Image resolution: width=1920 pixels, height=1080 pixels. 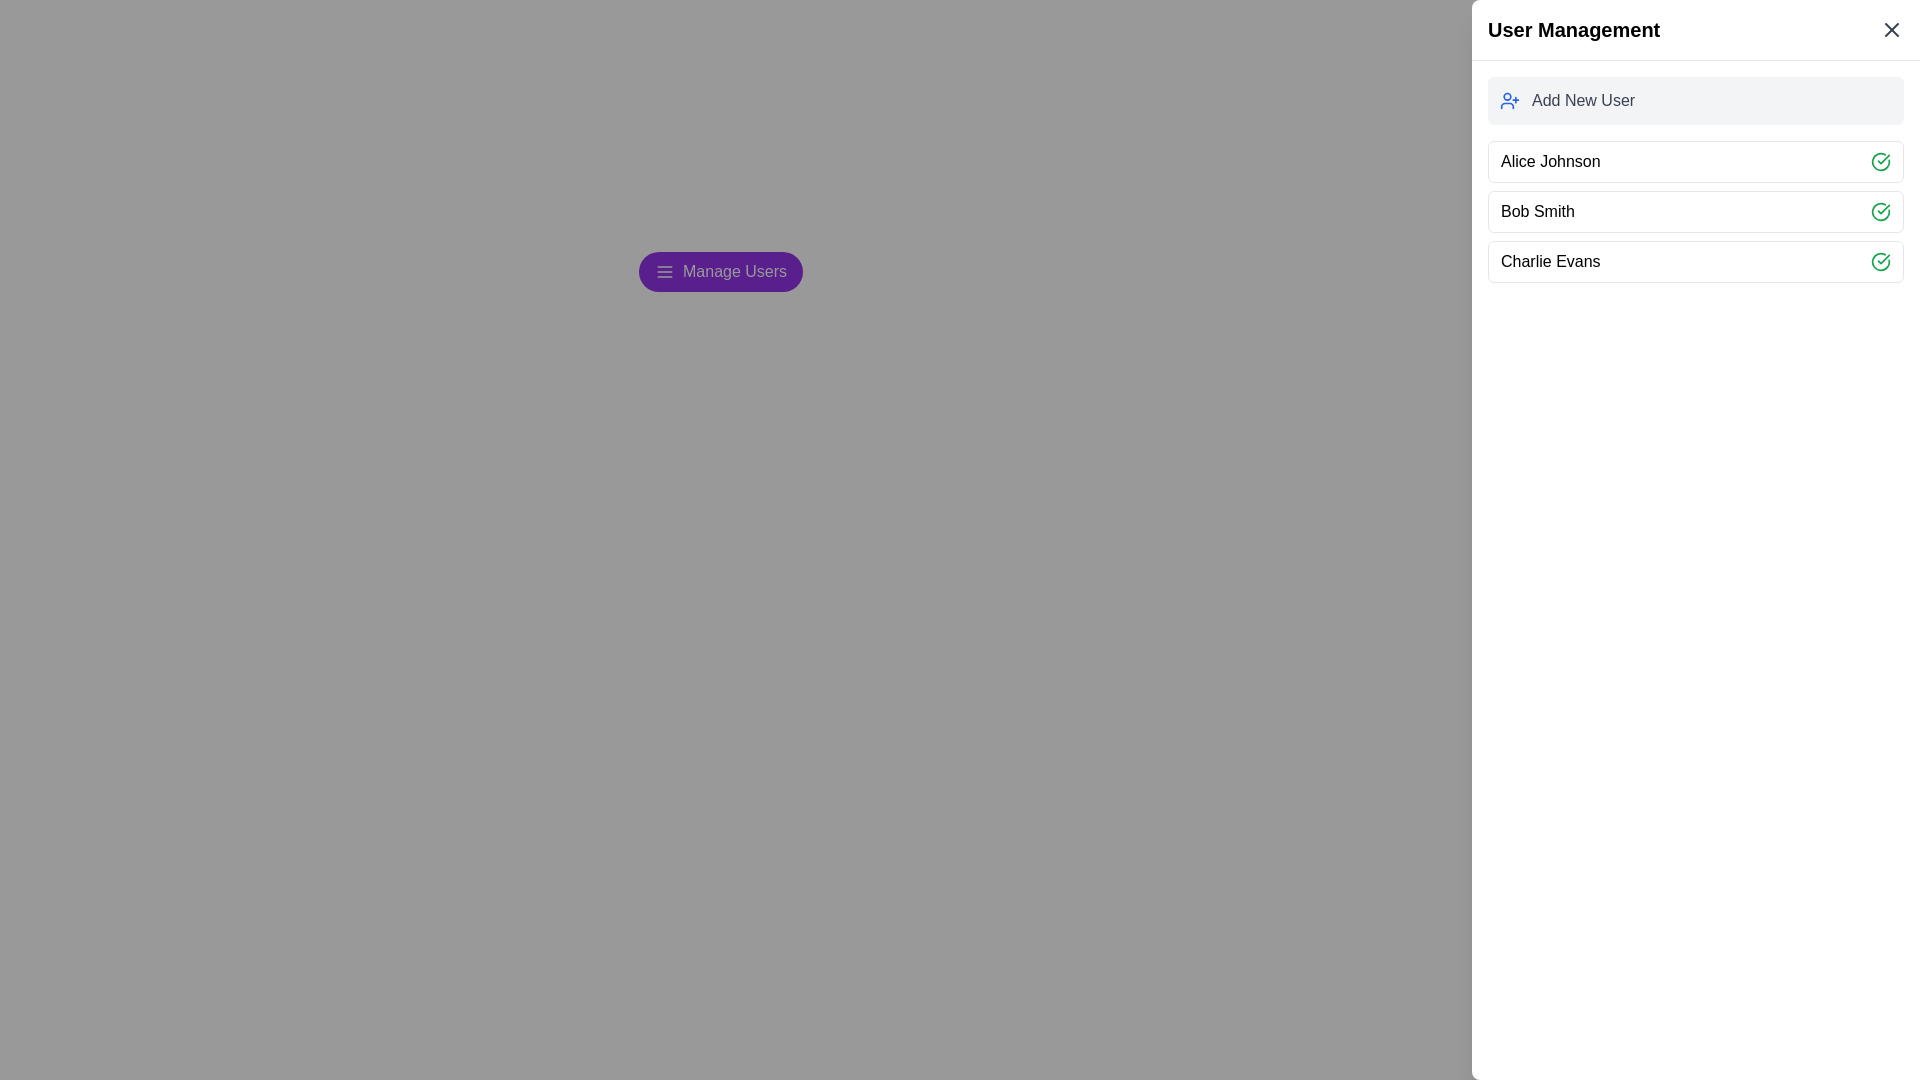 I want to click on the close button icon resembling an 'X' located in the top-right corner of the User Management panel to trigger the hover effect, so click(x=1890, y=30).